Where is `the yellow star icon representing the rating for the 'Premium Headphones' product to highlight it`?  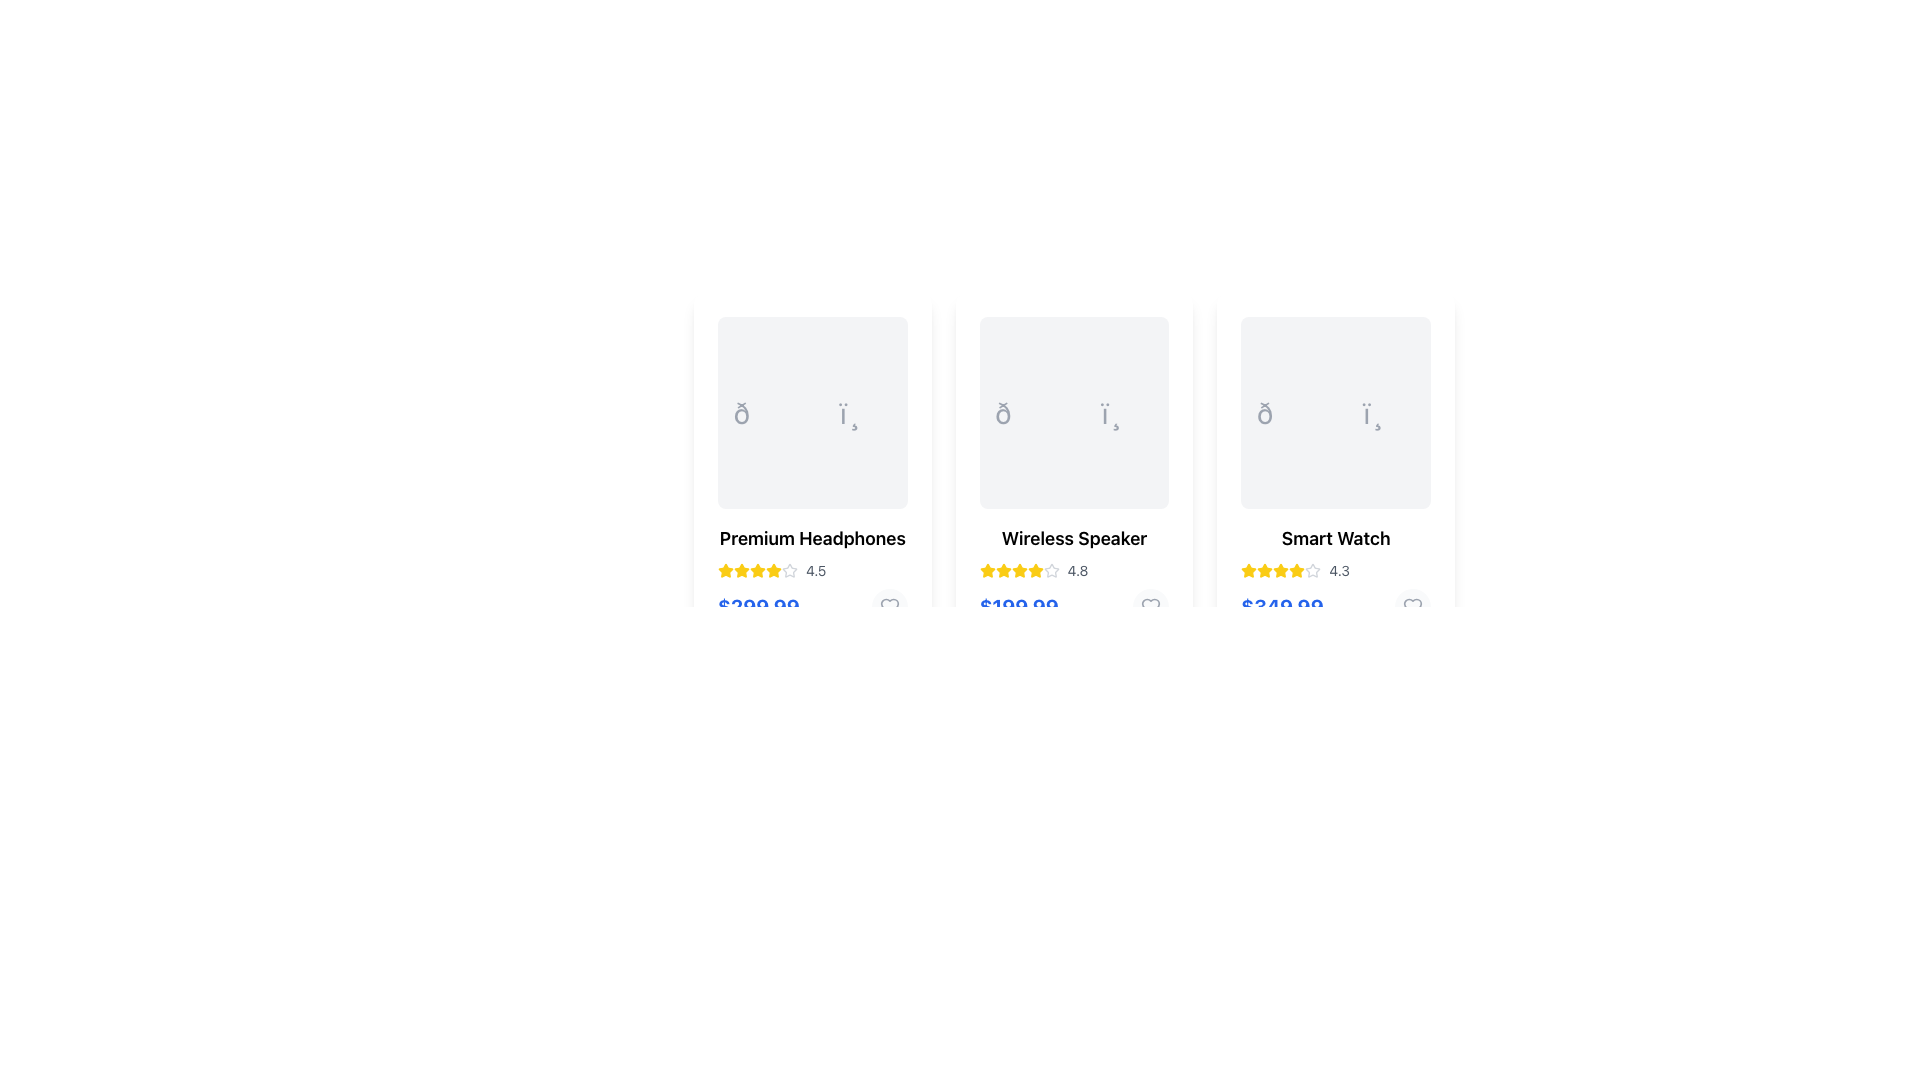
the yellow star icon representing the rating for the 'Premium Headphones' product to highlight it is located at coordinates (741, 570).